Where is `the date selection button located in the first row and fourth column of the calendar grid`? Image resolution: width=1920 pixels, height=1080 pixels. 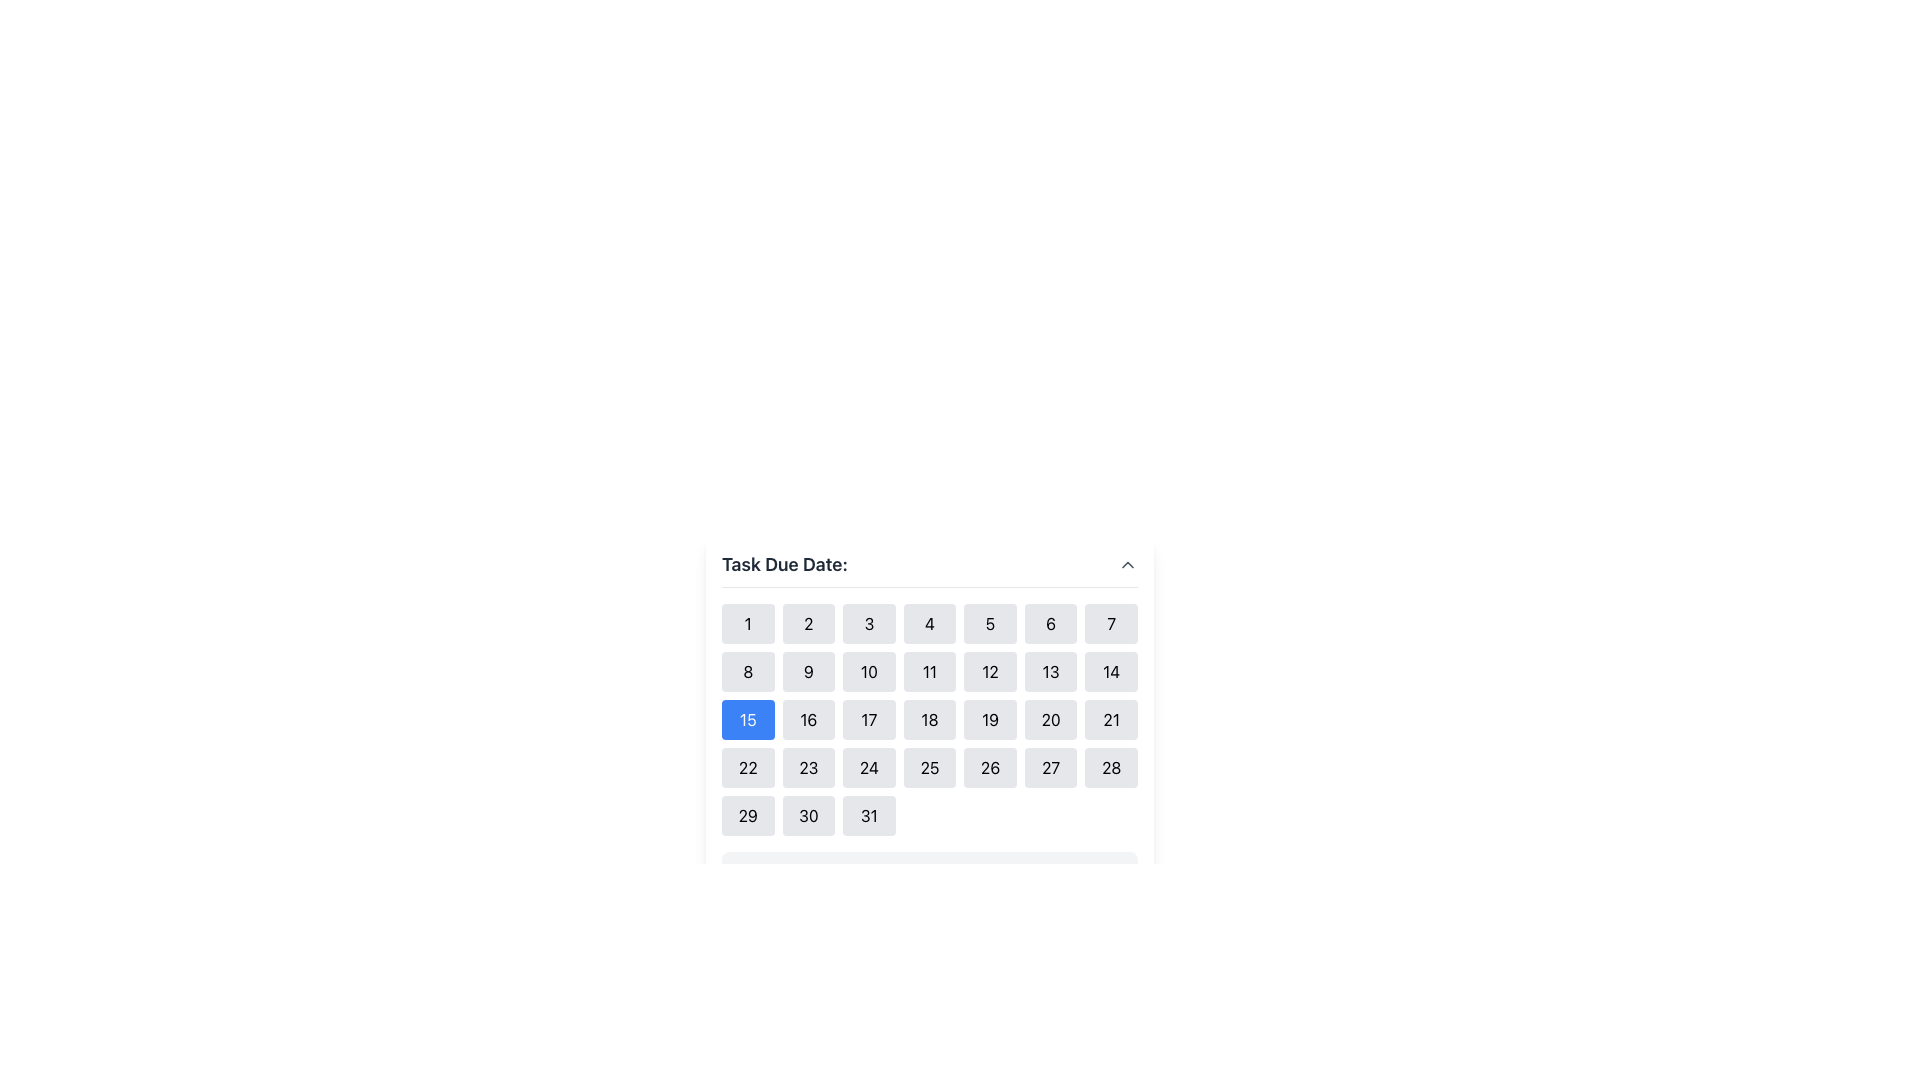 the date selection button located in the first row and fourth column of the calendar grid is located at coordinates (929, 623).